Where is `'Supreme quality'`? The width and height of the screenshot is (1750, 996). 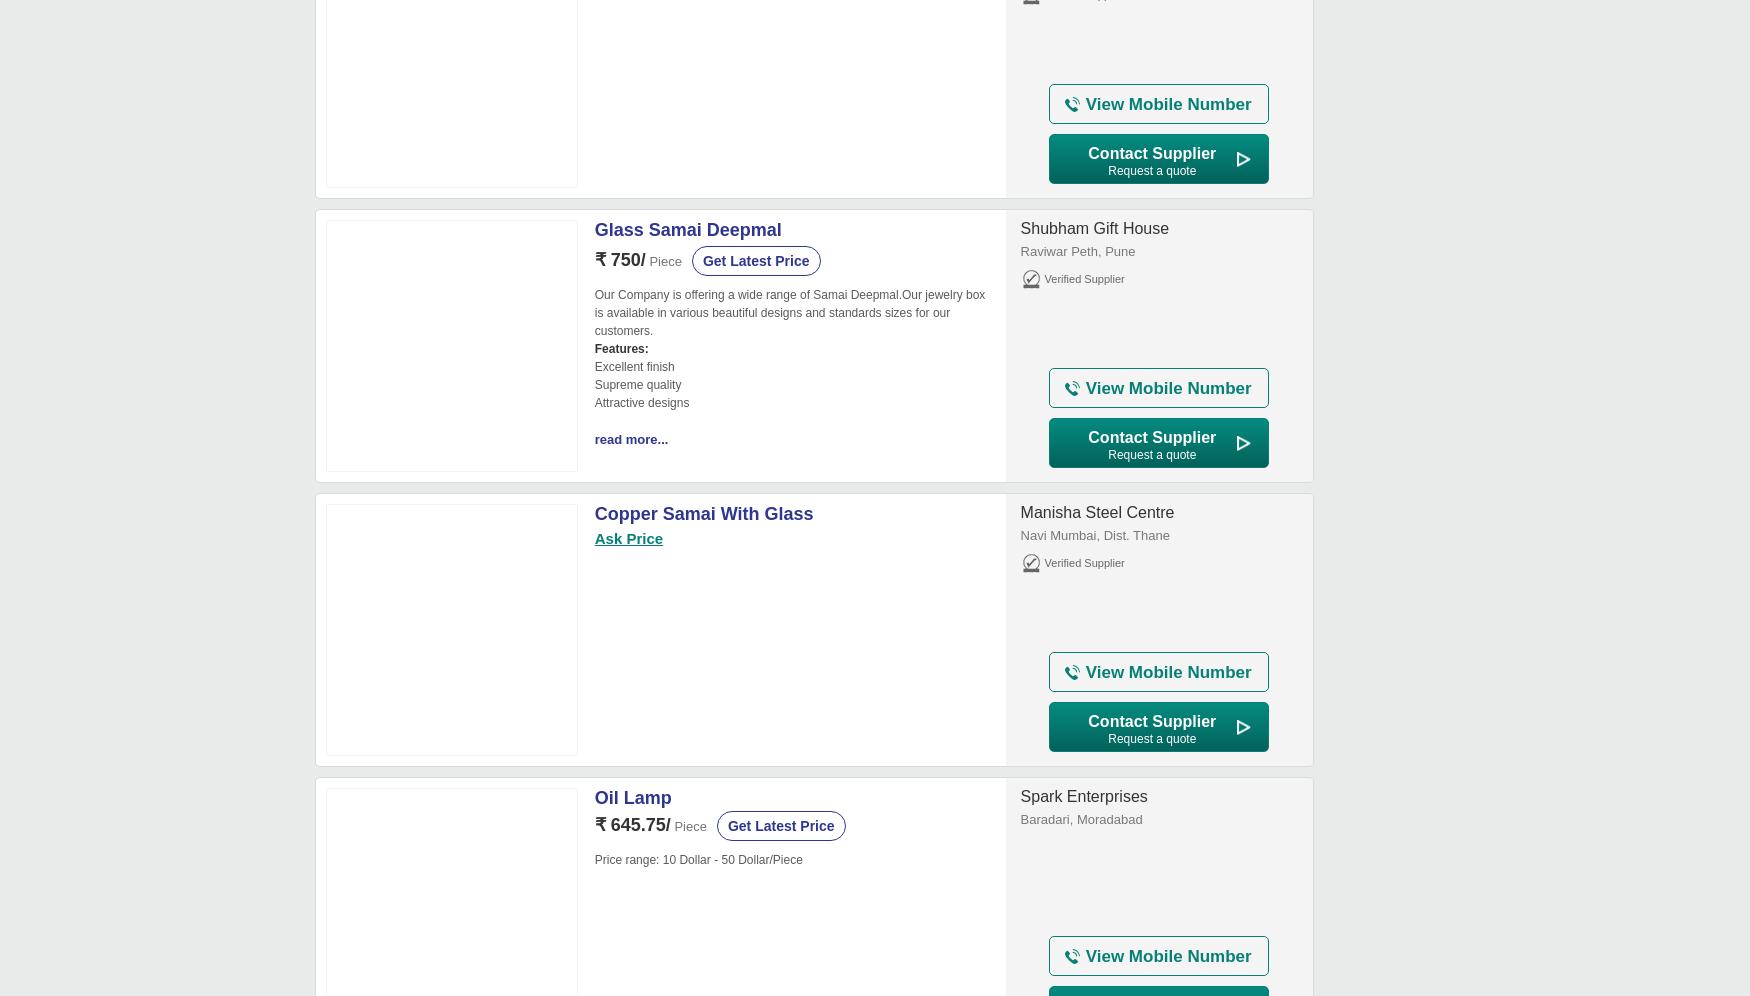 'Supreme quality' is located at coordinates (636, 383).